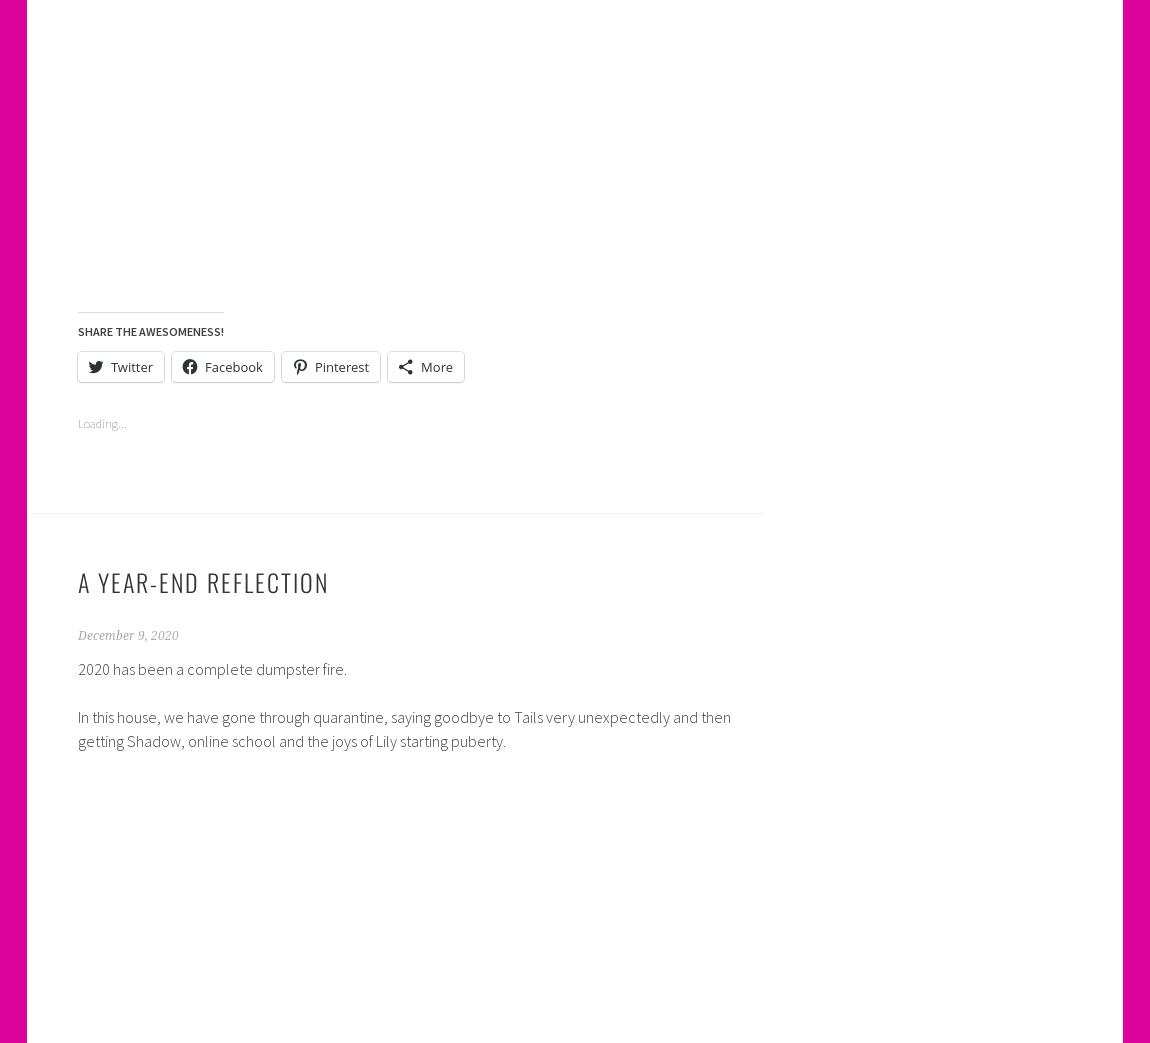  I want to click on '2020 has been a complete dumpster fire.', so click(210, 667).